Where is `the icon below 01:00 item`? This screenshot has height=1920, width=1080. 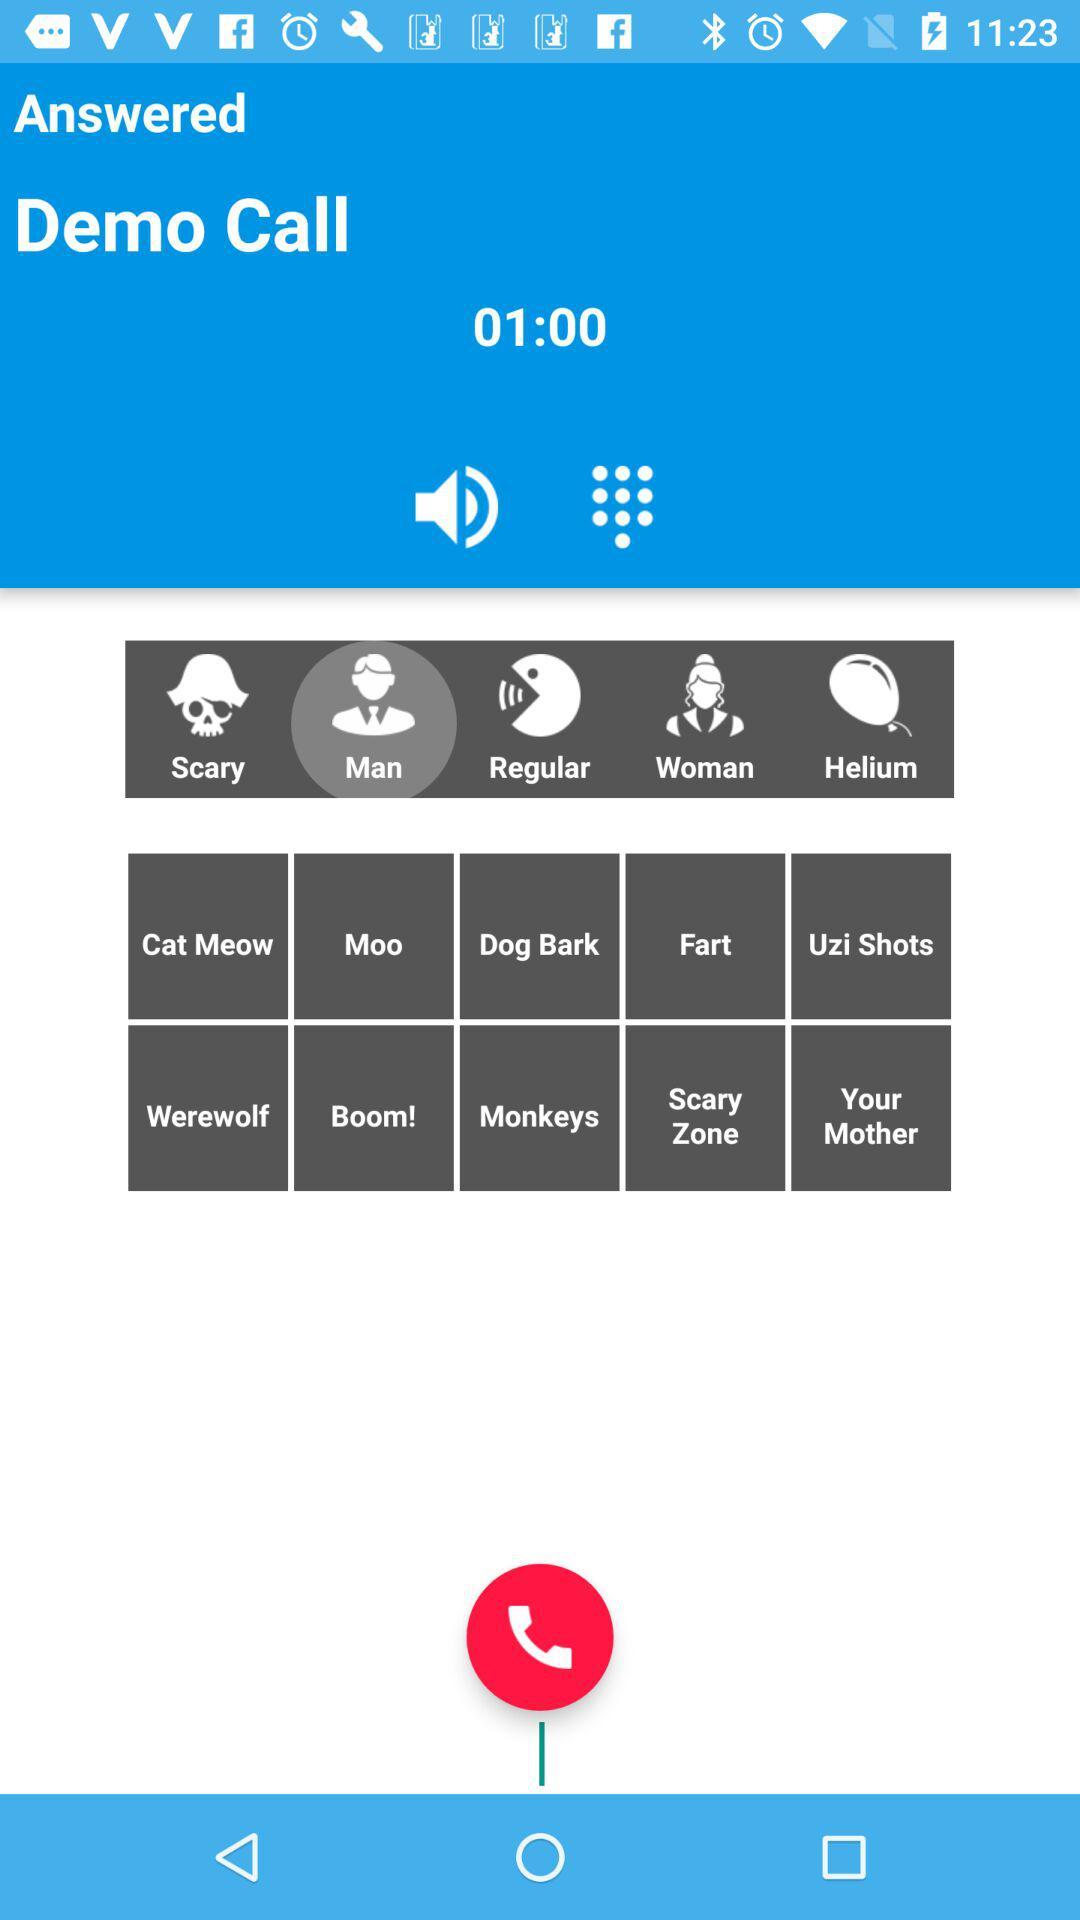
the icon below 01:00 item is located at coordinates (621, 505).